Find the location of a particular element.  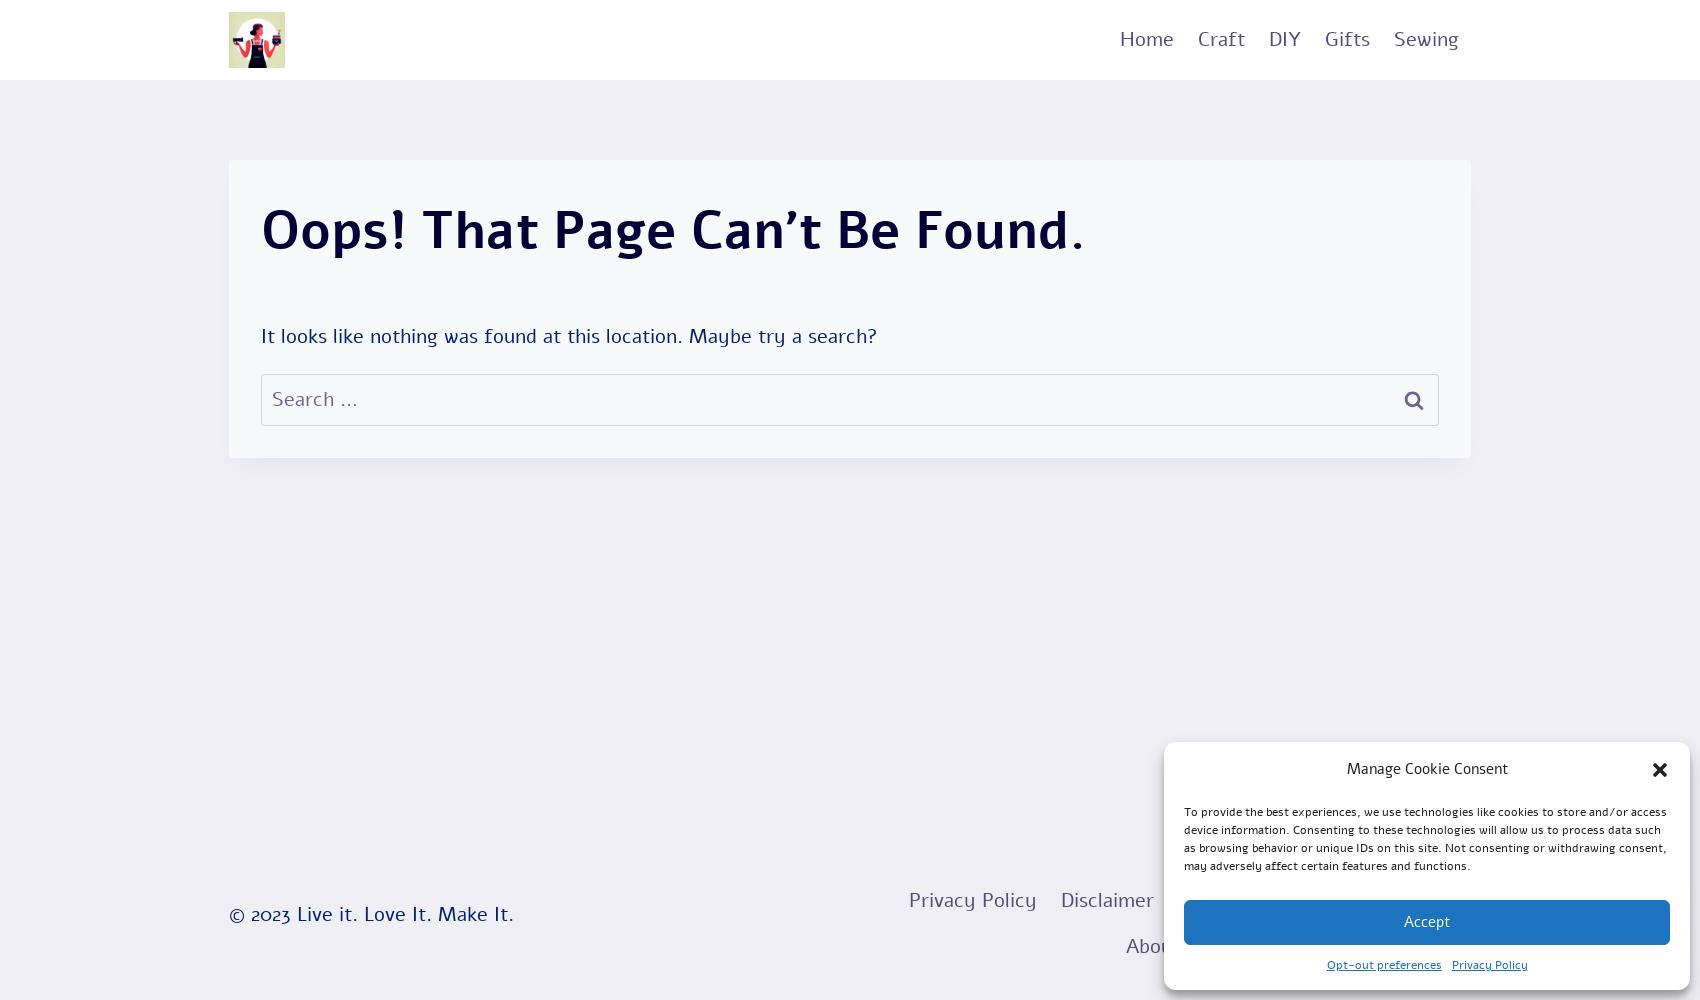

'DIY' is located at coordinates (1285, 39).